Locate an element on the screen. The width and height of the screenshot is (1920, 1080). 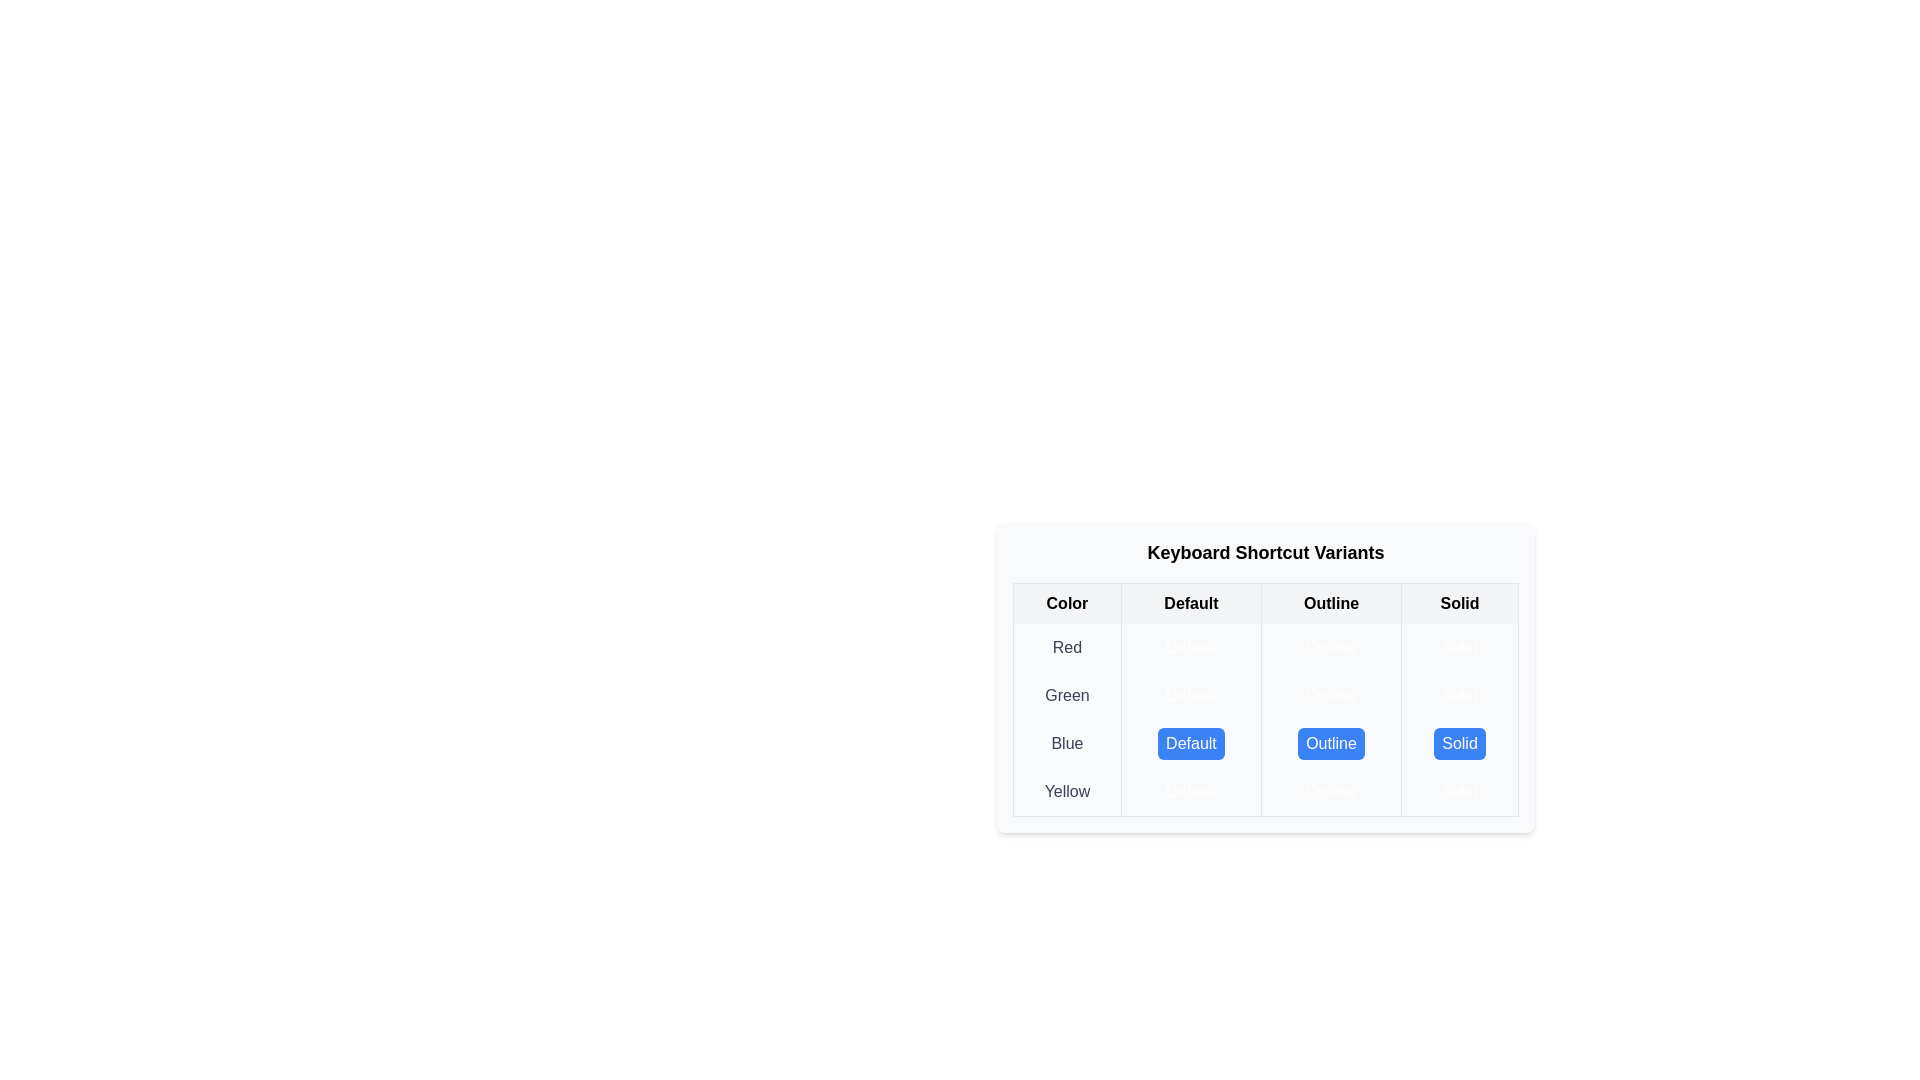
the button labeled 'Default' in the 'Yellow' row of the table is located at coordinates (1265, 790).